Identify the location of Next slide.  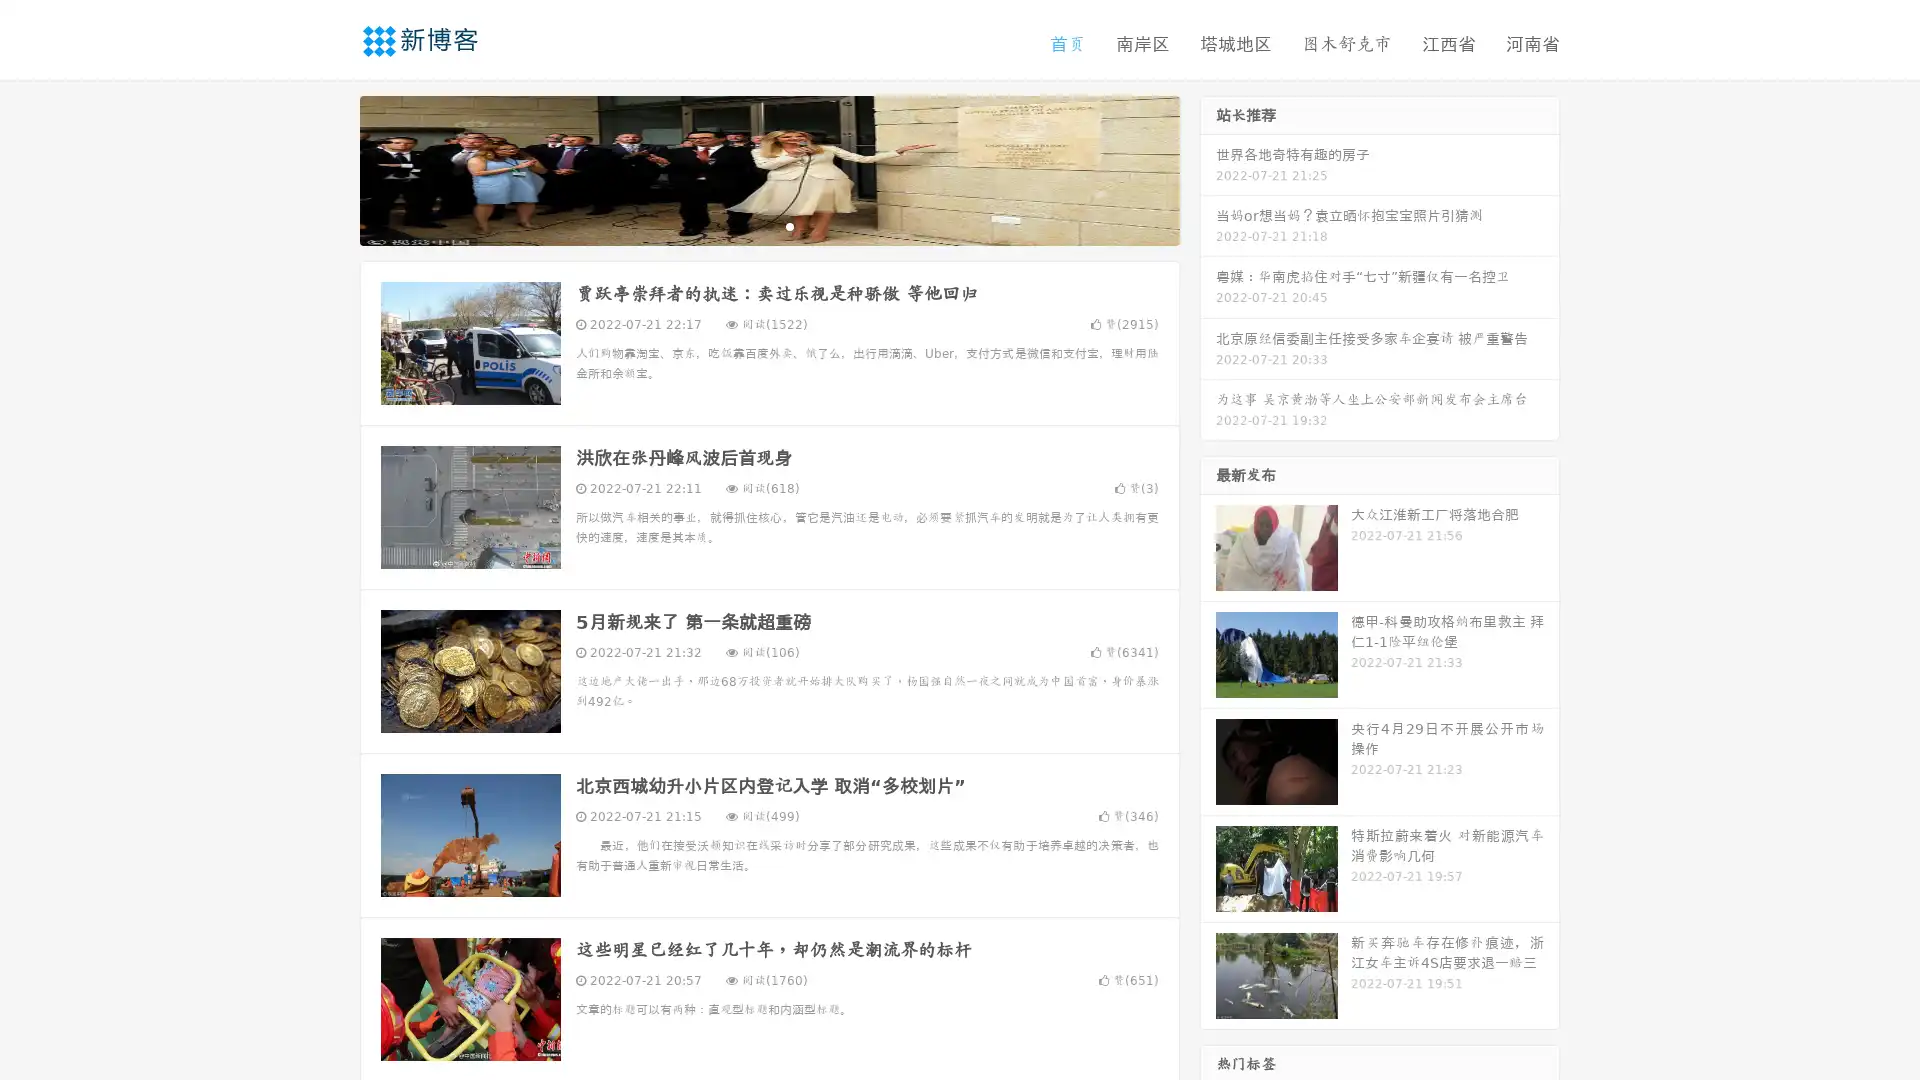
(1208, 168).